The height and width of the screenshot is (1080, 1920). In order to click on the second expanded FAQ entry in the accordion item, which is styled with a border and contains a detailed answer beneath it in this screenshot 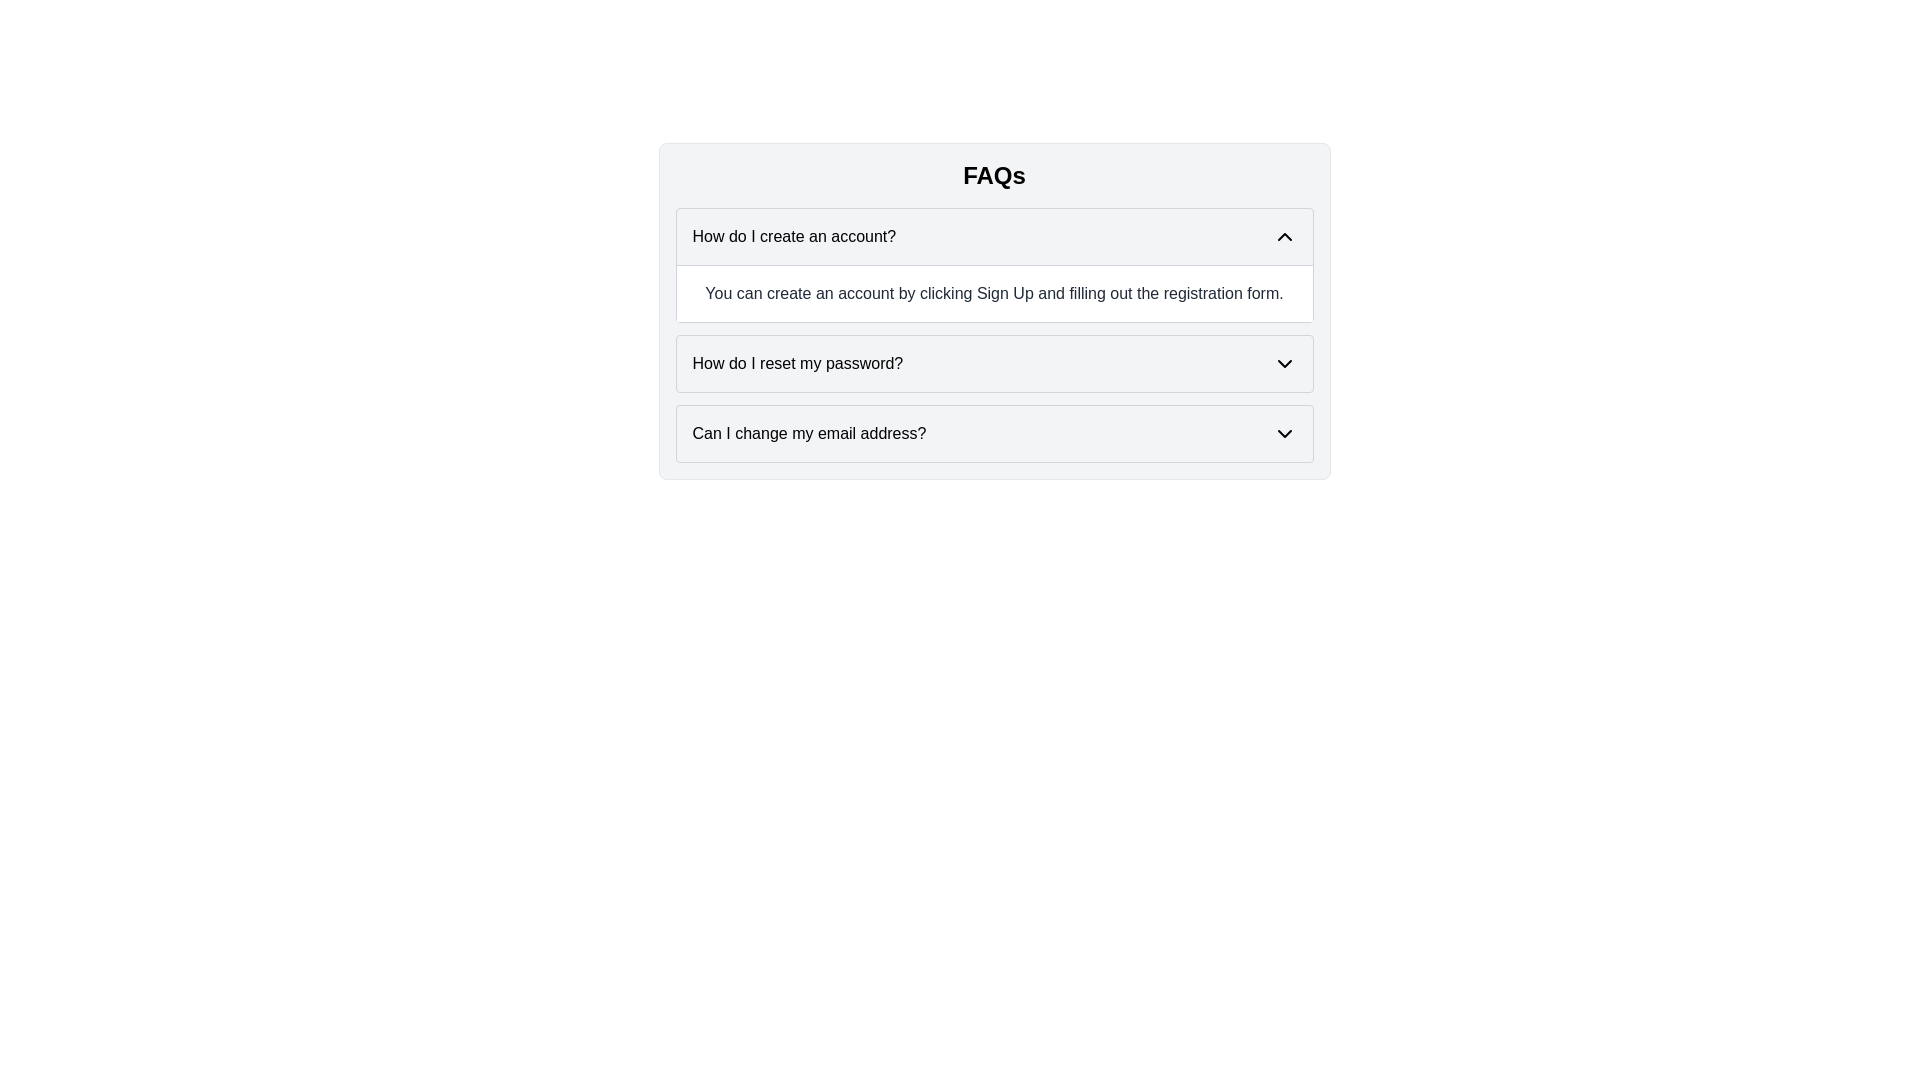, I will do `click(994, 334)`.